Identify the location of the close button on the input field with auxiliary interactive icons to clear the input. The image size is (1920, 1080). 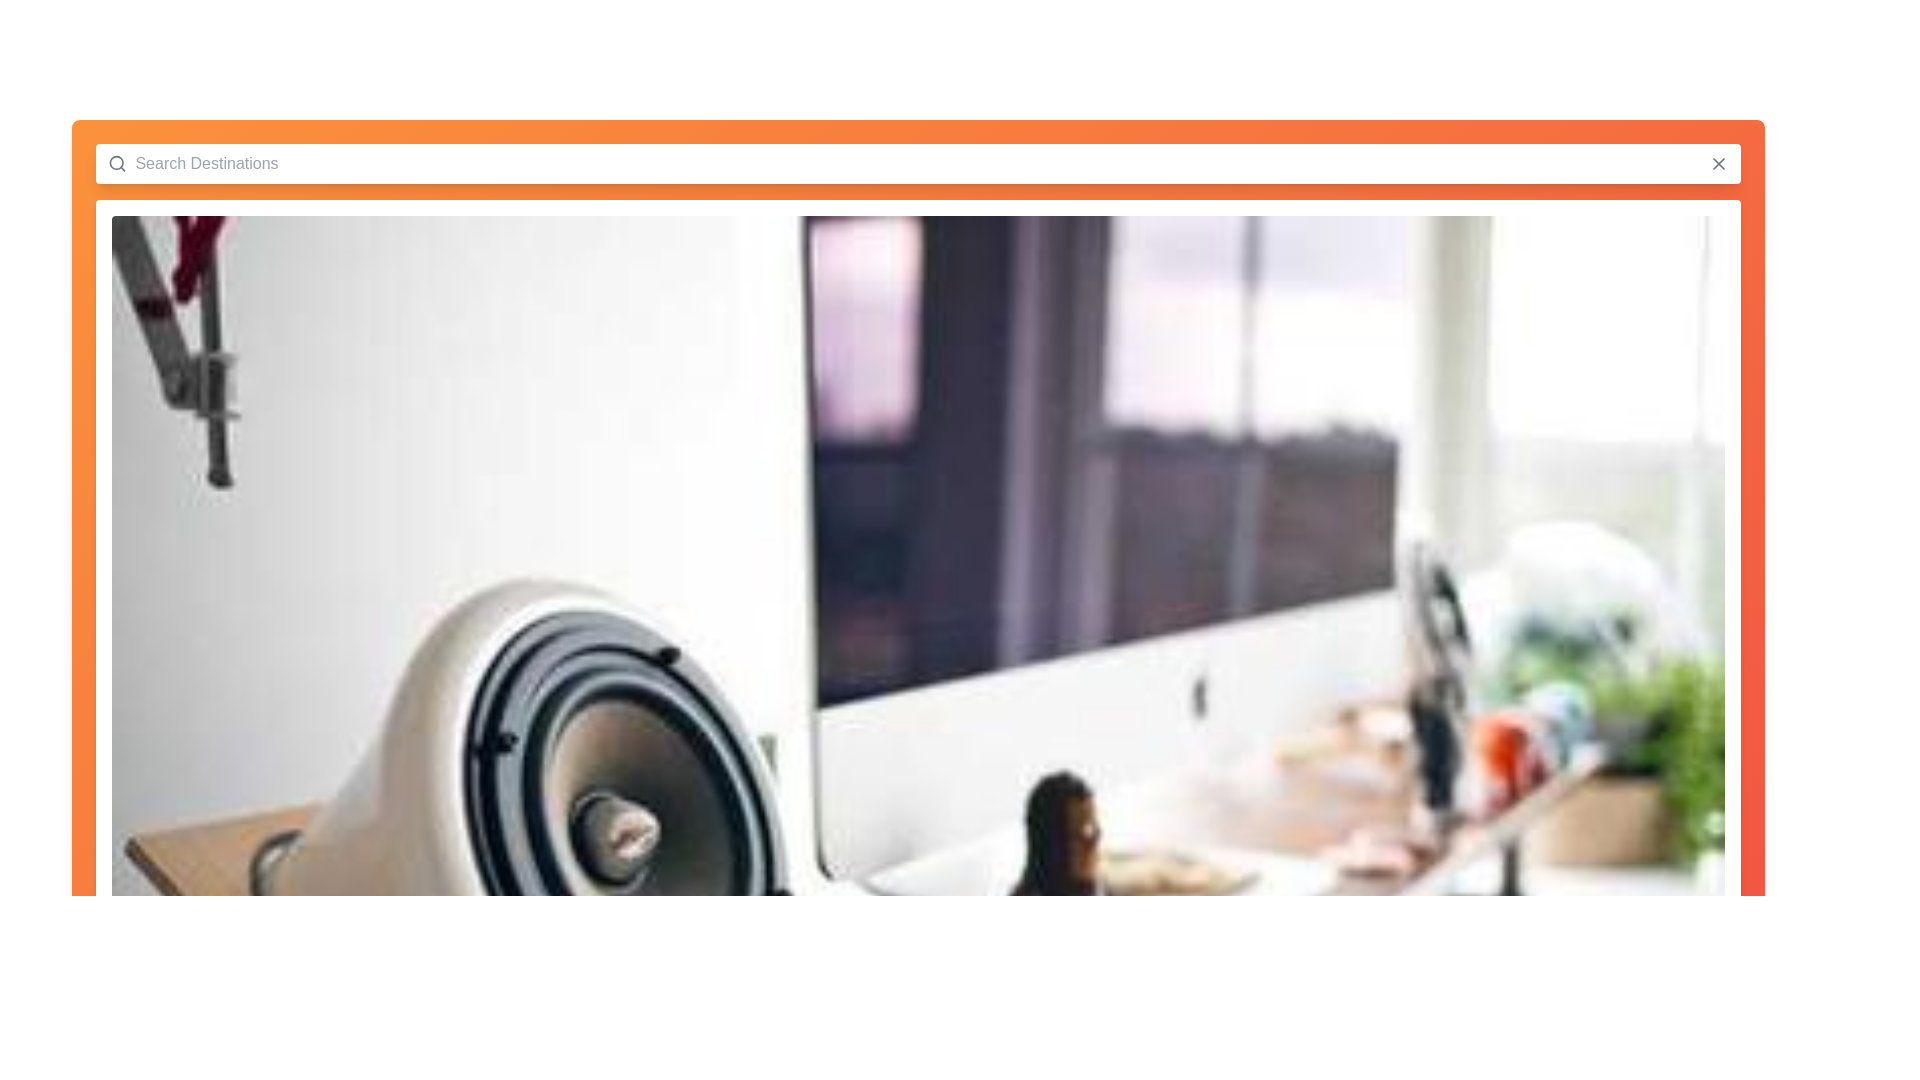
(917, 163).